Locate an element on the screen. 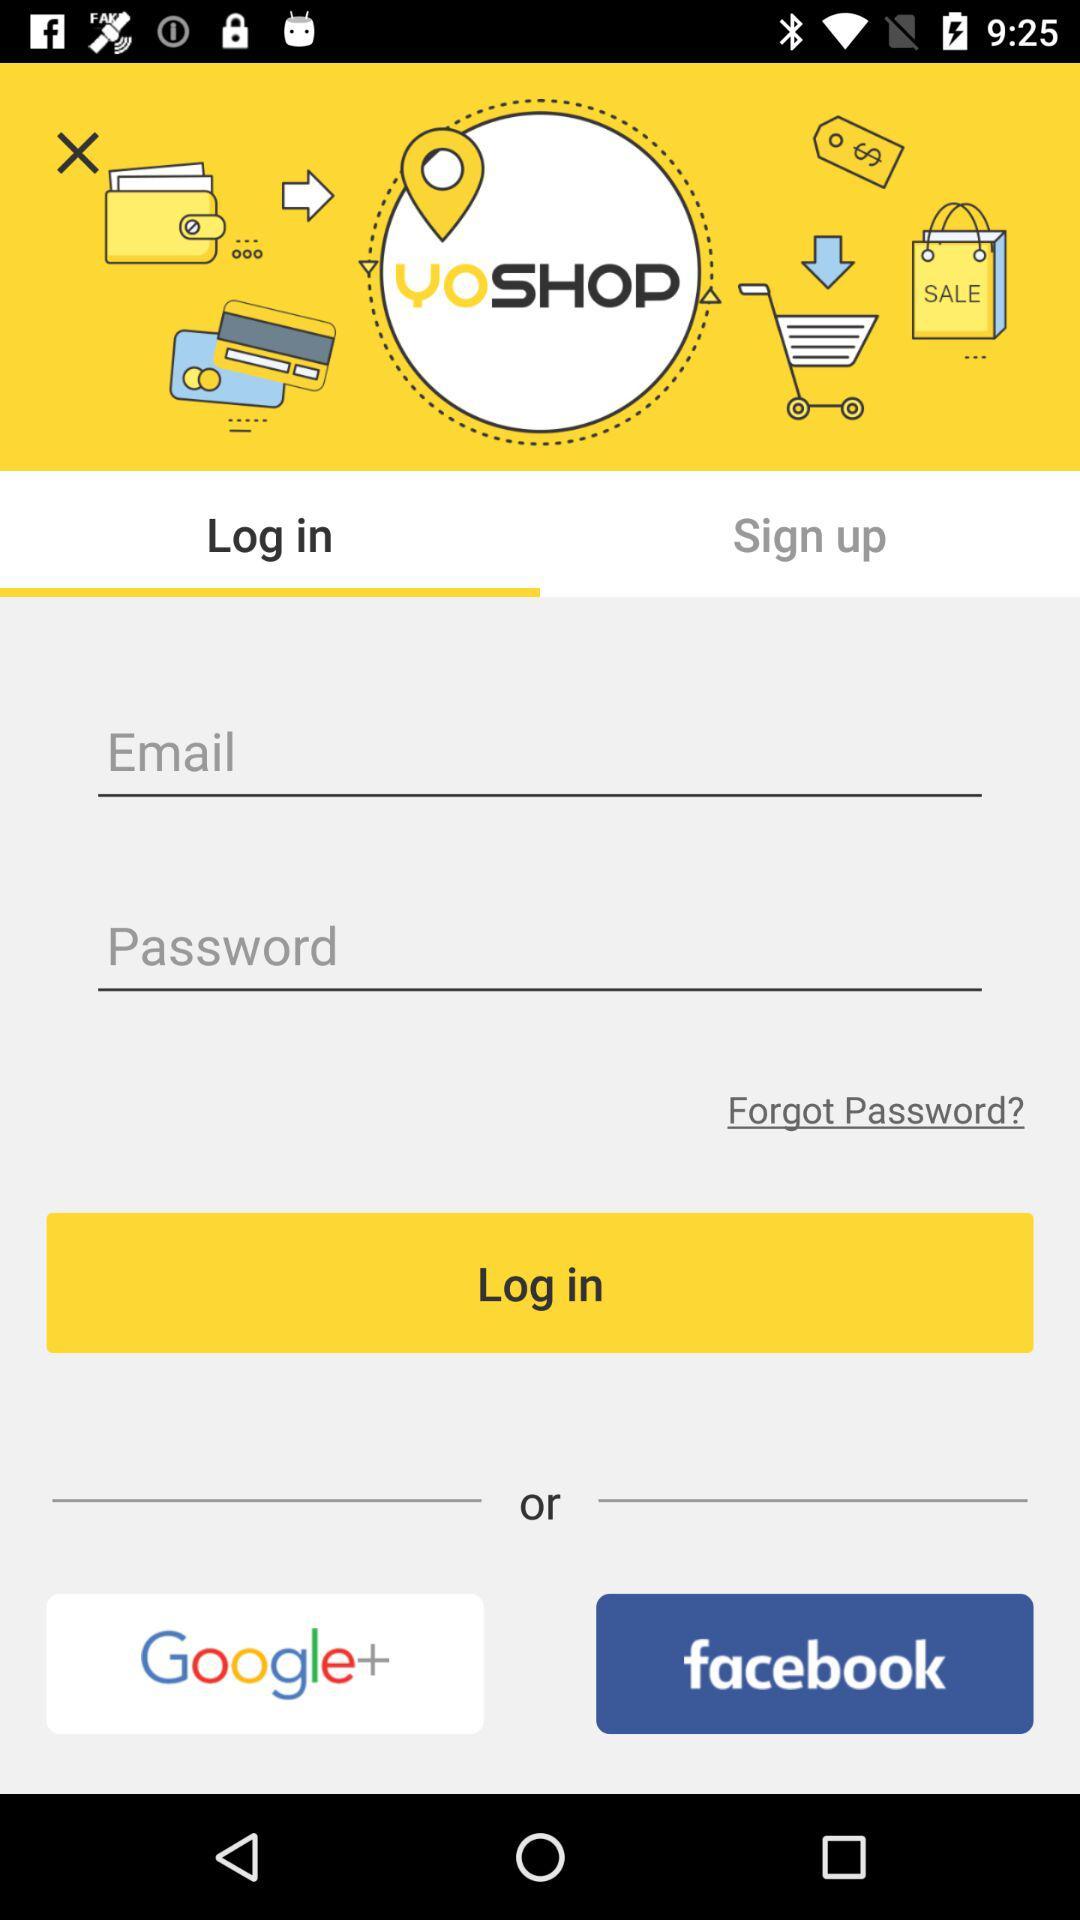 This screenshot has height=1920, width=1080. the  forgot password?  item is located at coordinates (874, 1108).